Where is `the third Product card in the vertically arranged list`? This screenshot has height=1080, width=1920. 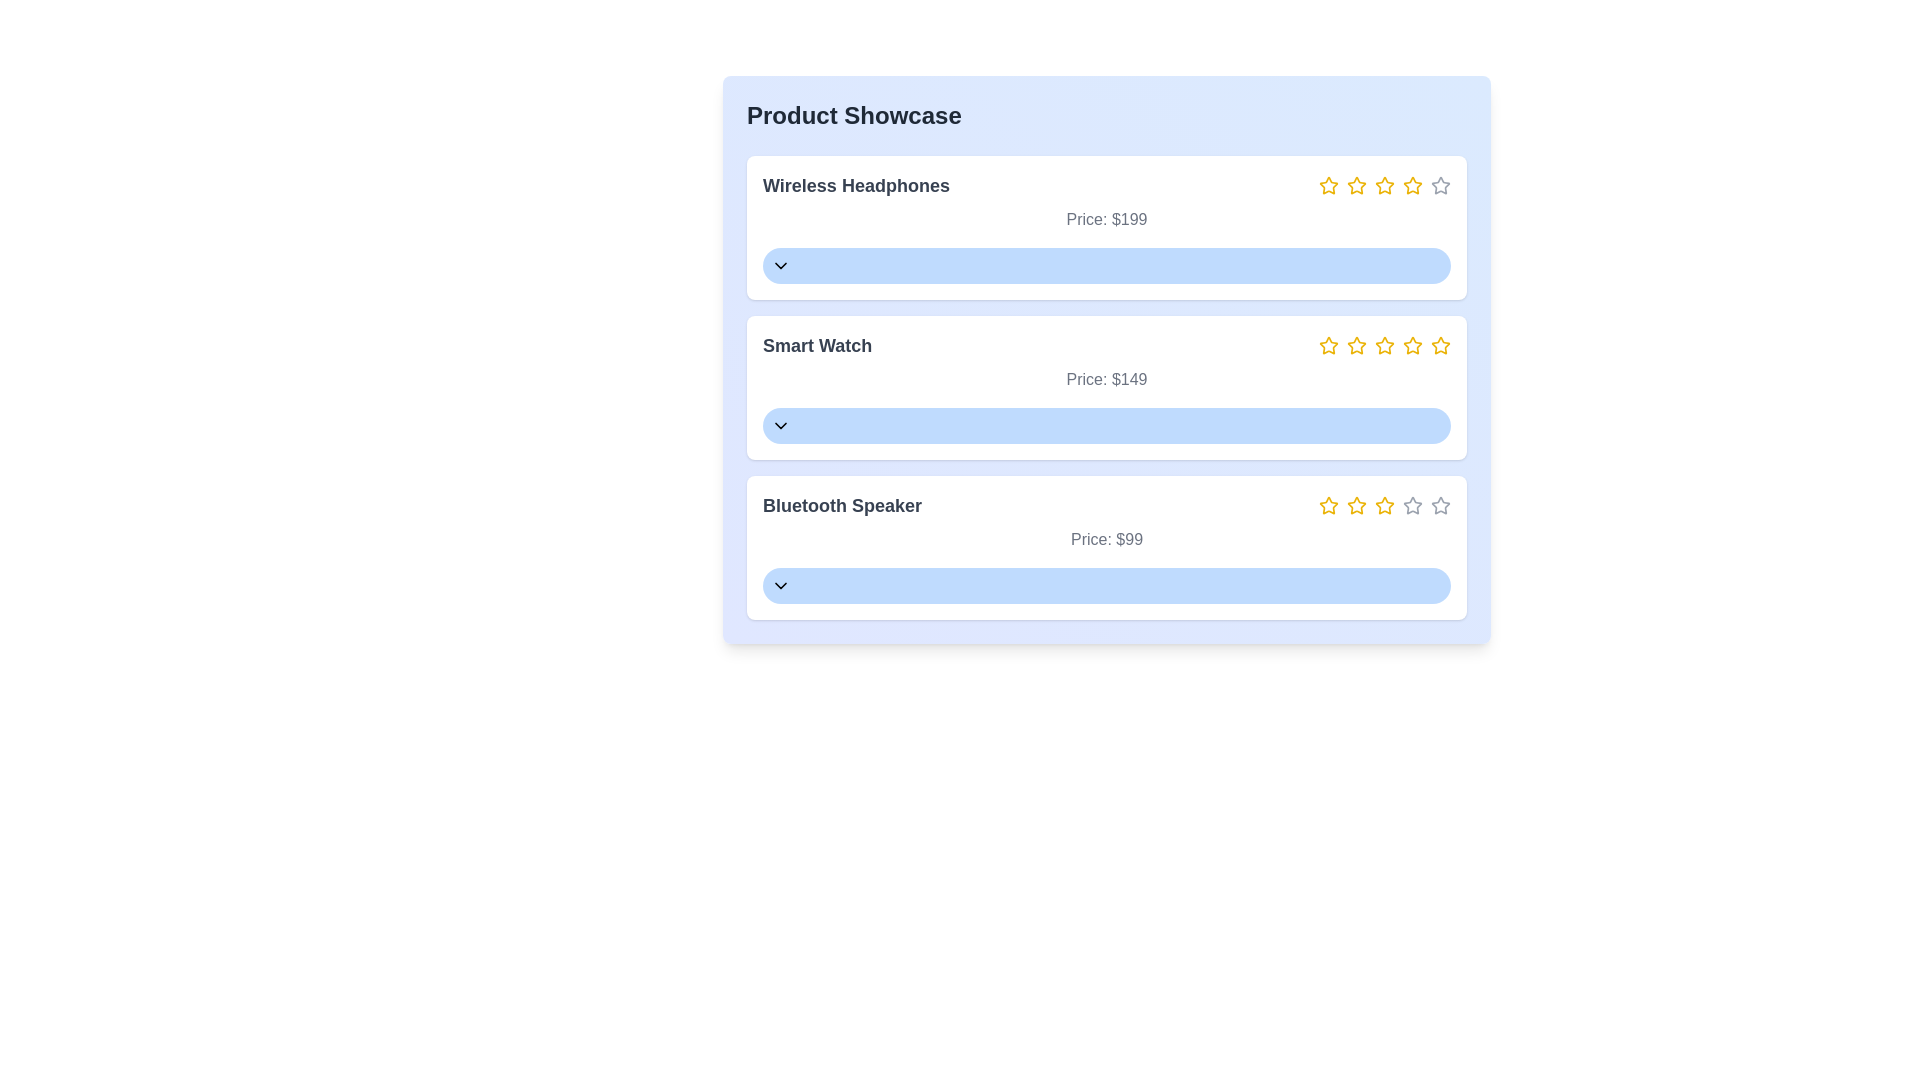
the third Product card in the vertically arranged list is located at coordinates (1106, 547).